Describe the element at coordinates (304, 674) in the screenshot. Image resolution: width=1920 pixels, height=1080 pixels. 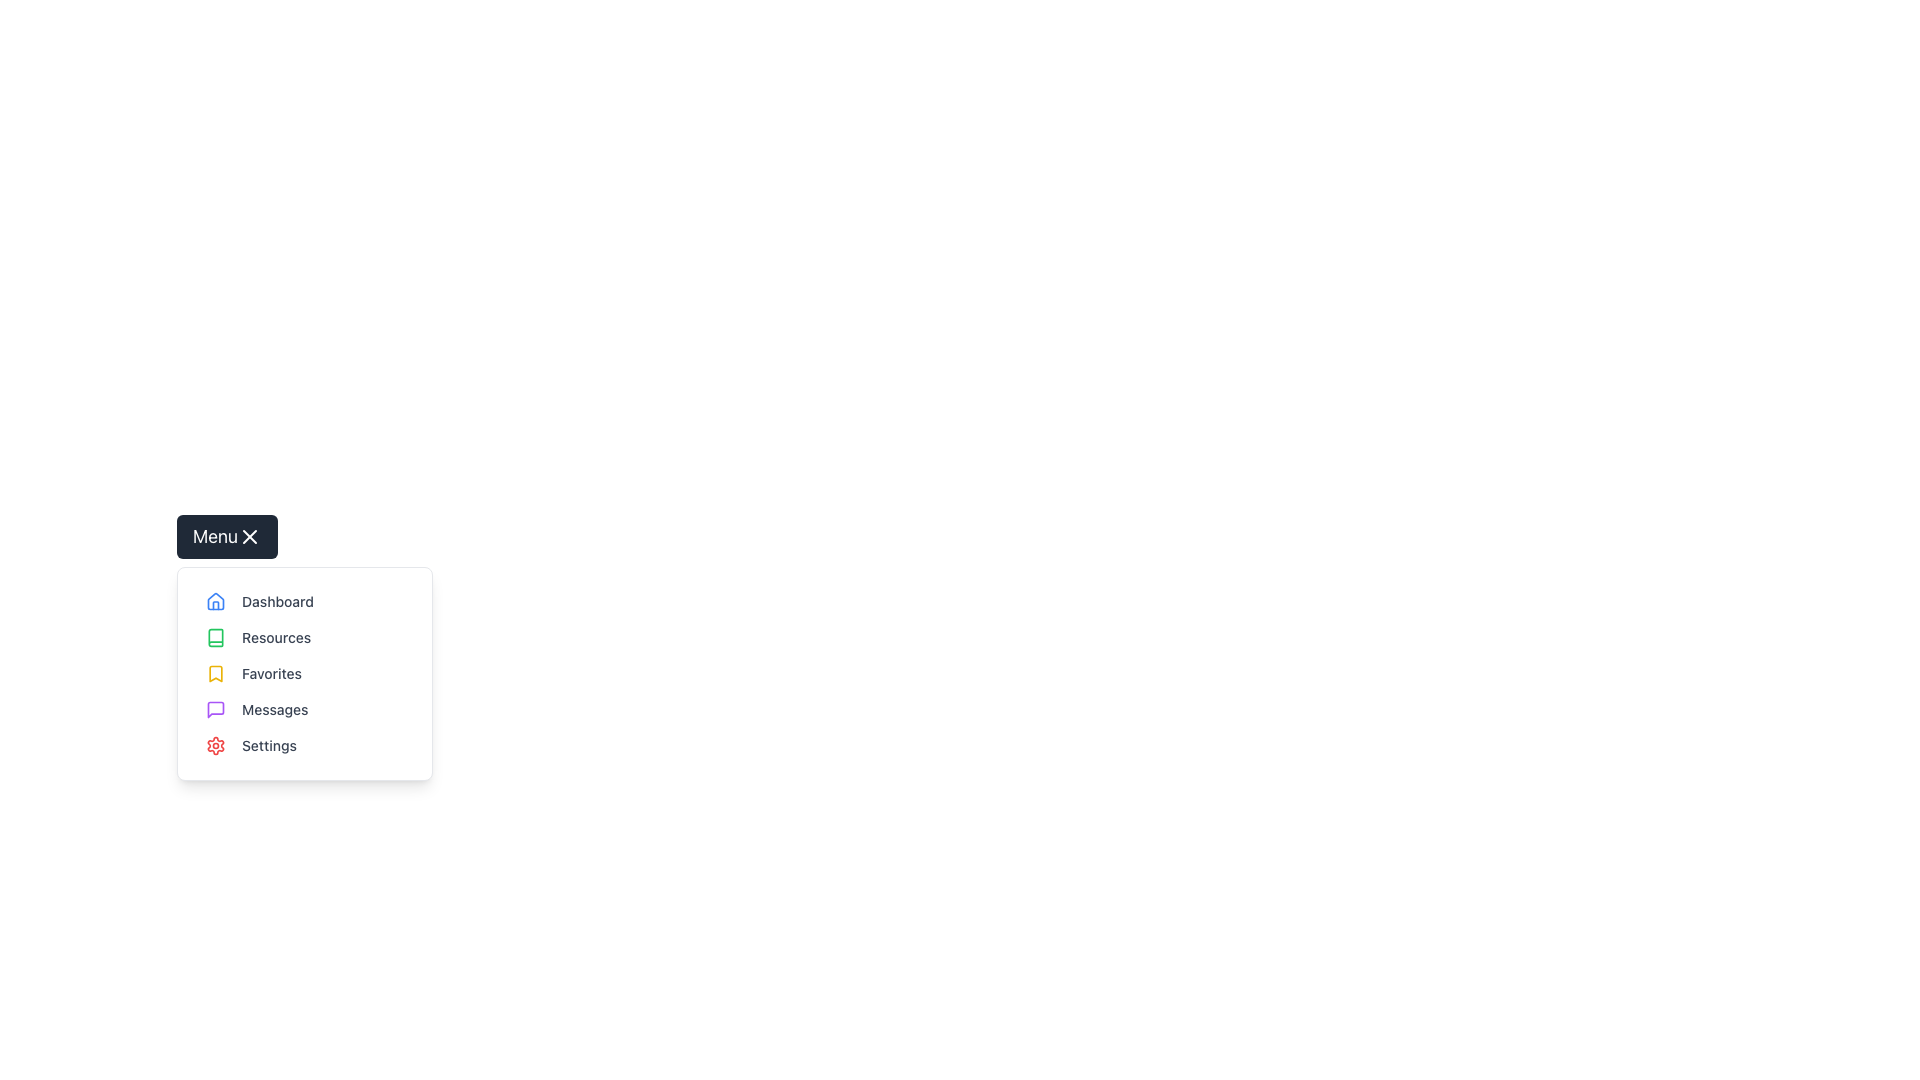
I see `the 'Favorites' menu item in the dropdown list` at that location.